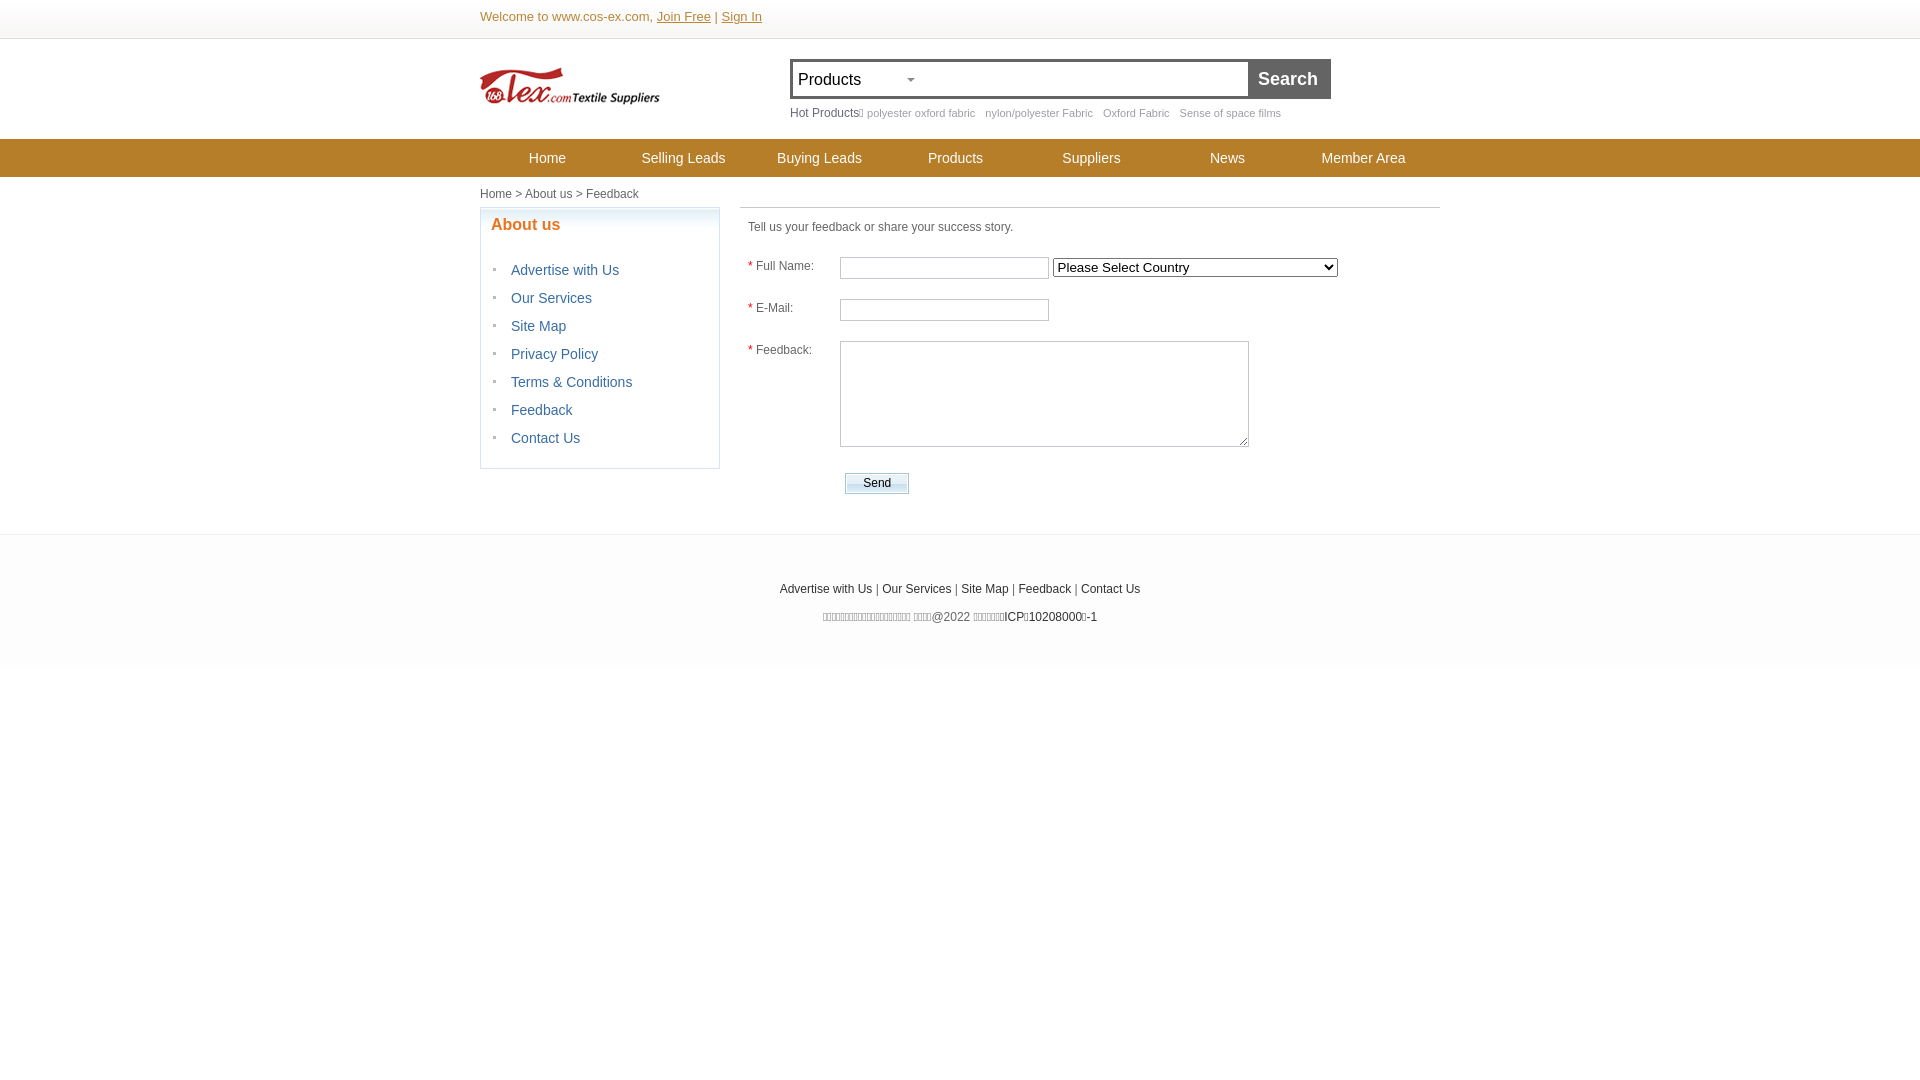 This screenshot has height=1080, width=1920. What do you see at coordinates (920, 112) in the screenshot?
I see `'polyester oxford fabric'` at bounding box center [920, 112].